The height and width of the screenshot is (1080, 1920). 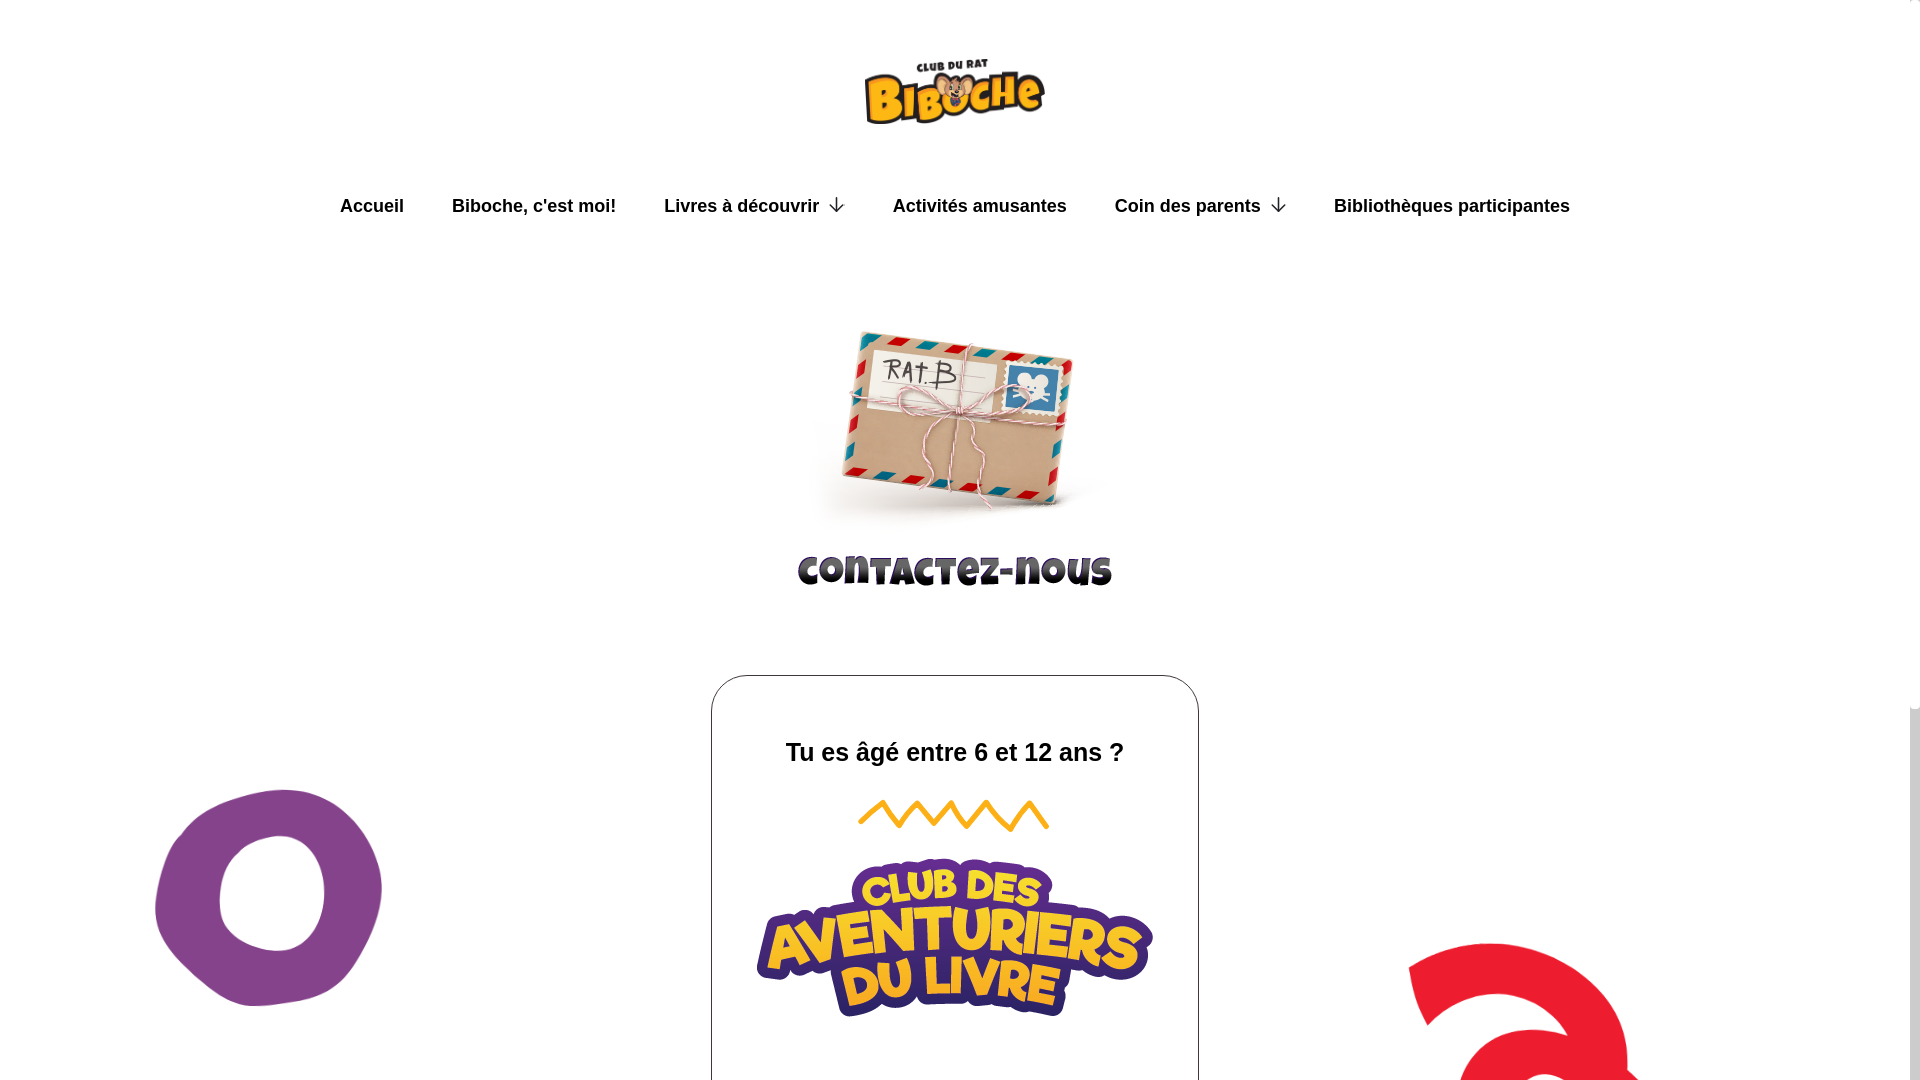 What do you see at coordinates (954, 459) in the screenshot?
I see `'Contacter par courriel'` at bounding box center [954, 459].